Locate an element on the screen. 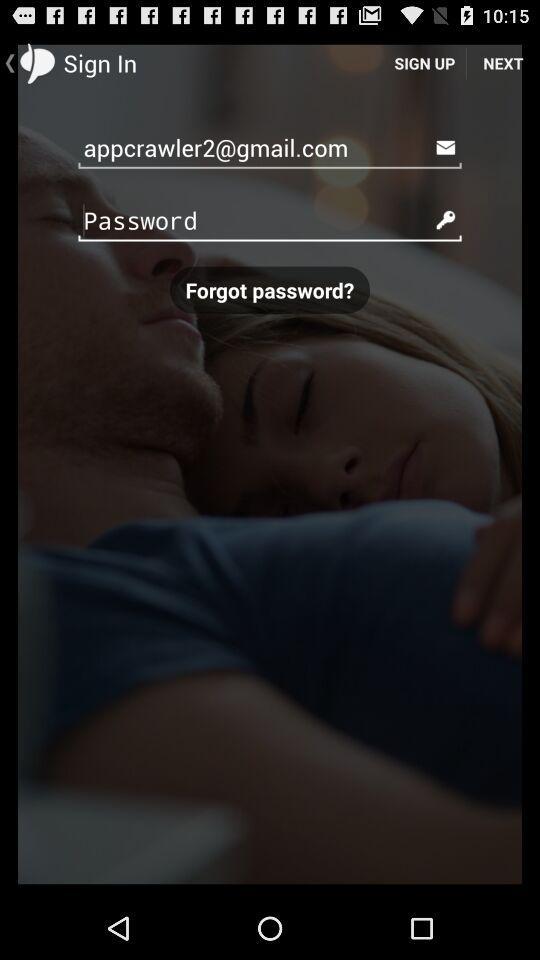  appcrawler2@gmail.com item is located at coordinates (270, 146).